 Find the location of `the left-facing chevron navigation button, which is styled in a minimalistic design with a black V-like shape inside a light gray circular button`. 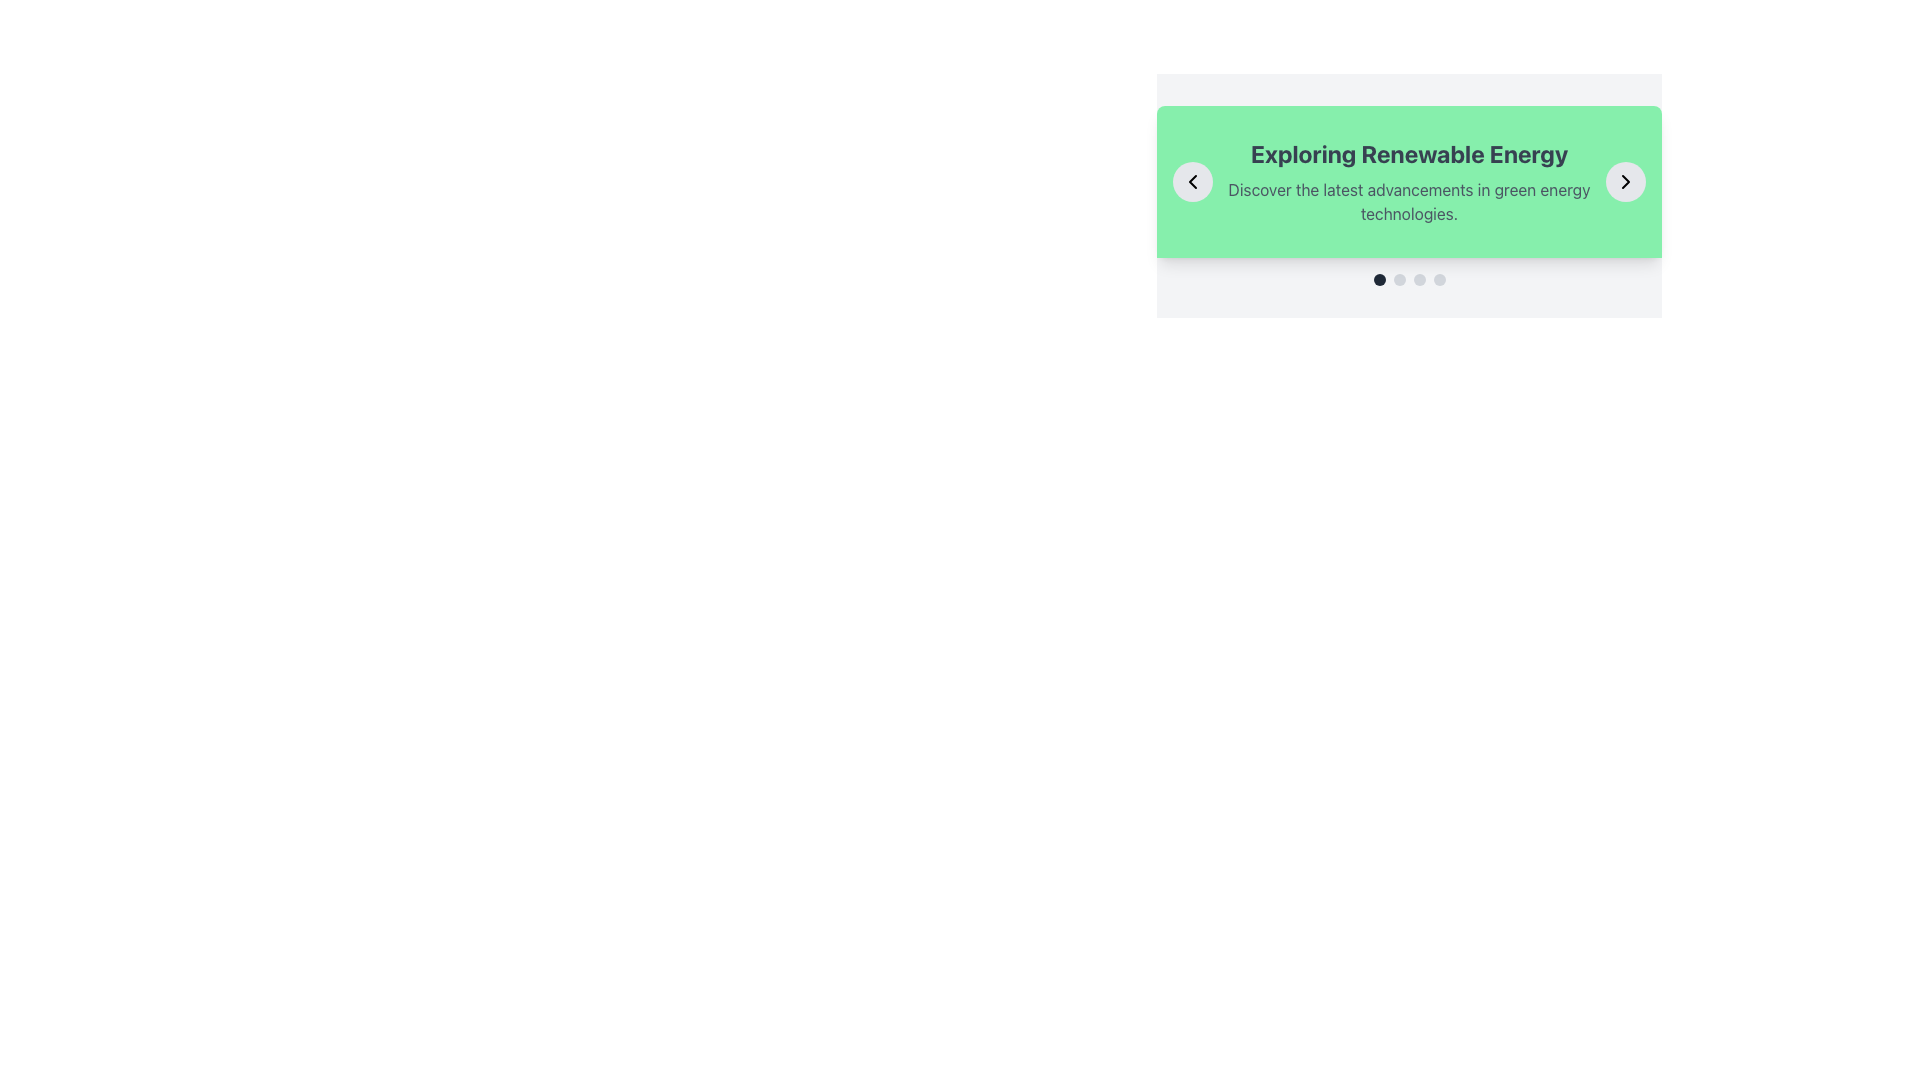

the left-facing chevron navigation button, which is styled in a minimalistic design with a black V-like shape inside a light gray circular button is located at coordinates (1193, 181).